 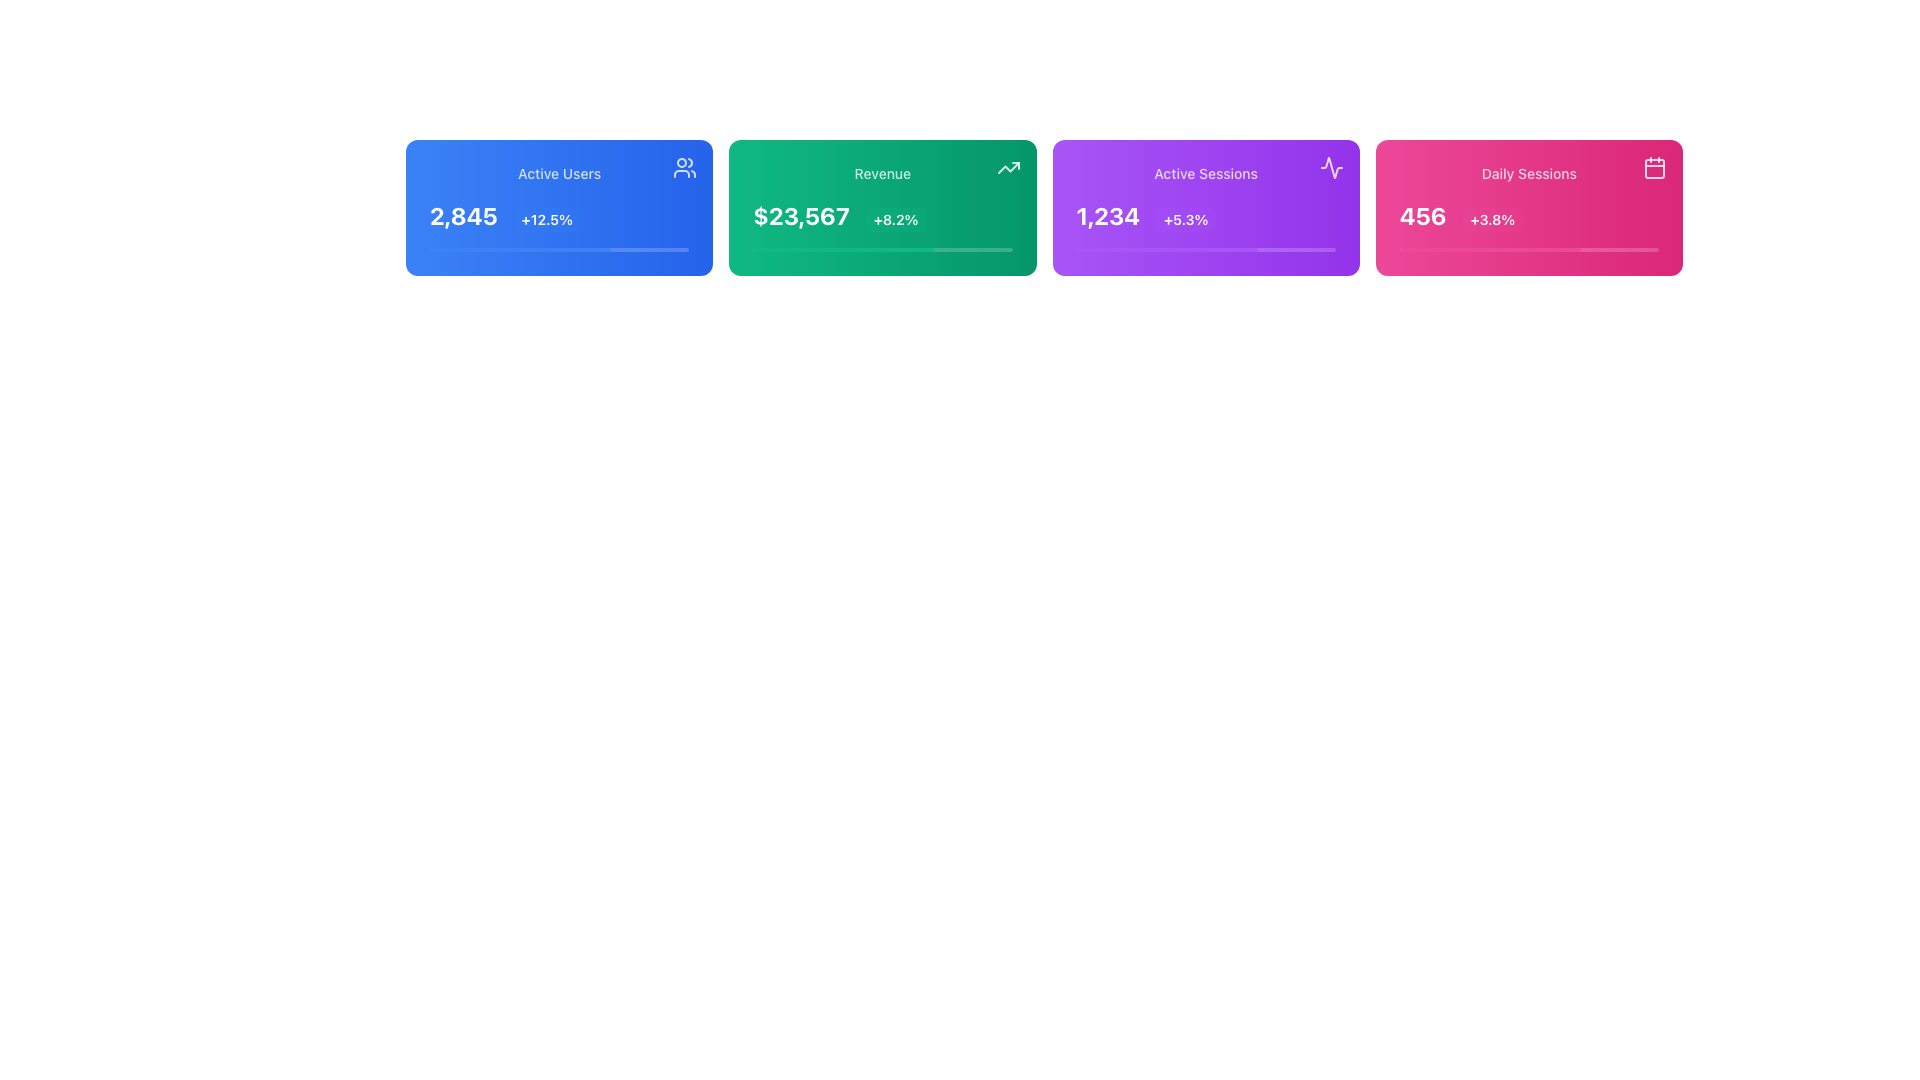 What do you see at coordinates (801, 216) in the screenshot?
I see `the text element displaying the revenue value, located within the green card titled 'Revenue' and aligned to the left as the first piece of information` at bounding box center [801, 216].